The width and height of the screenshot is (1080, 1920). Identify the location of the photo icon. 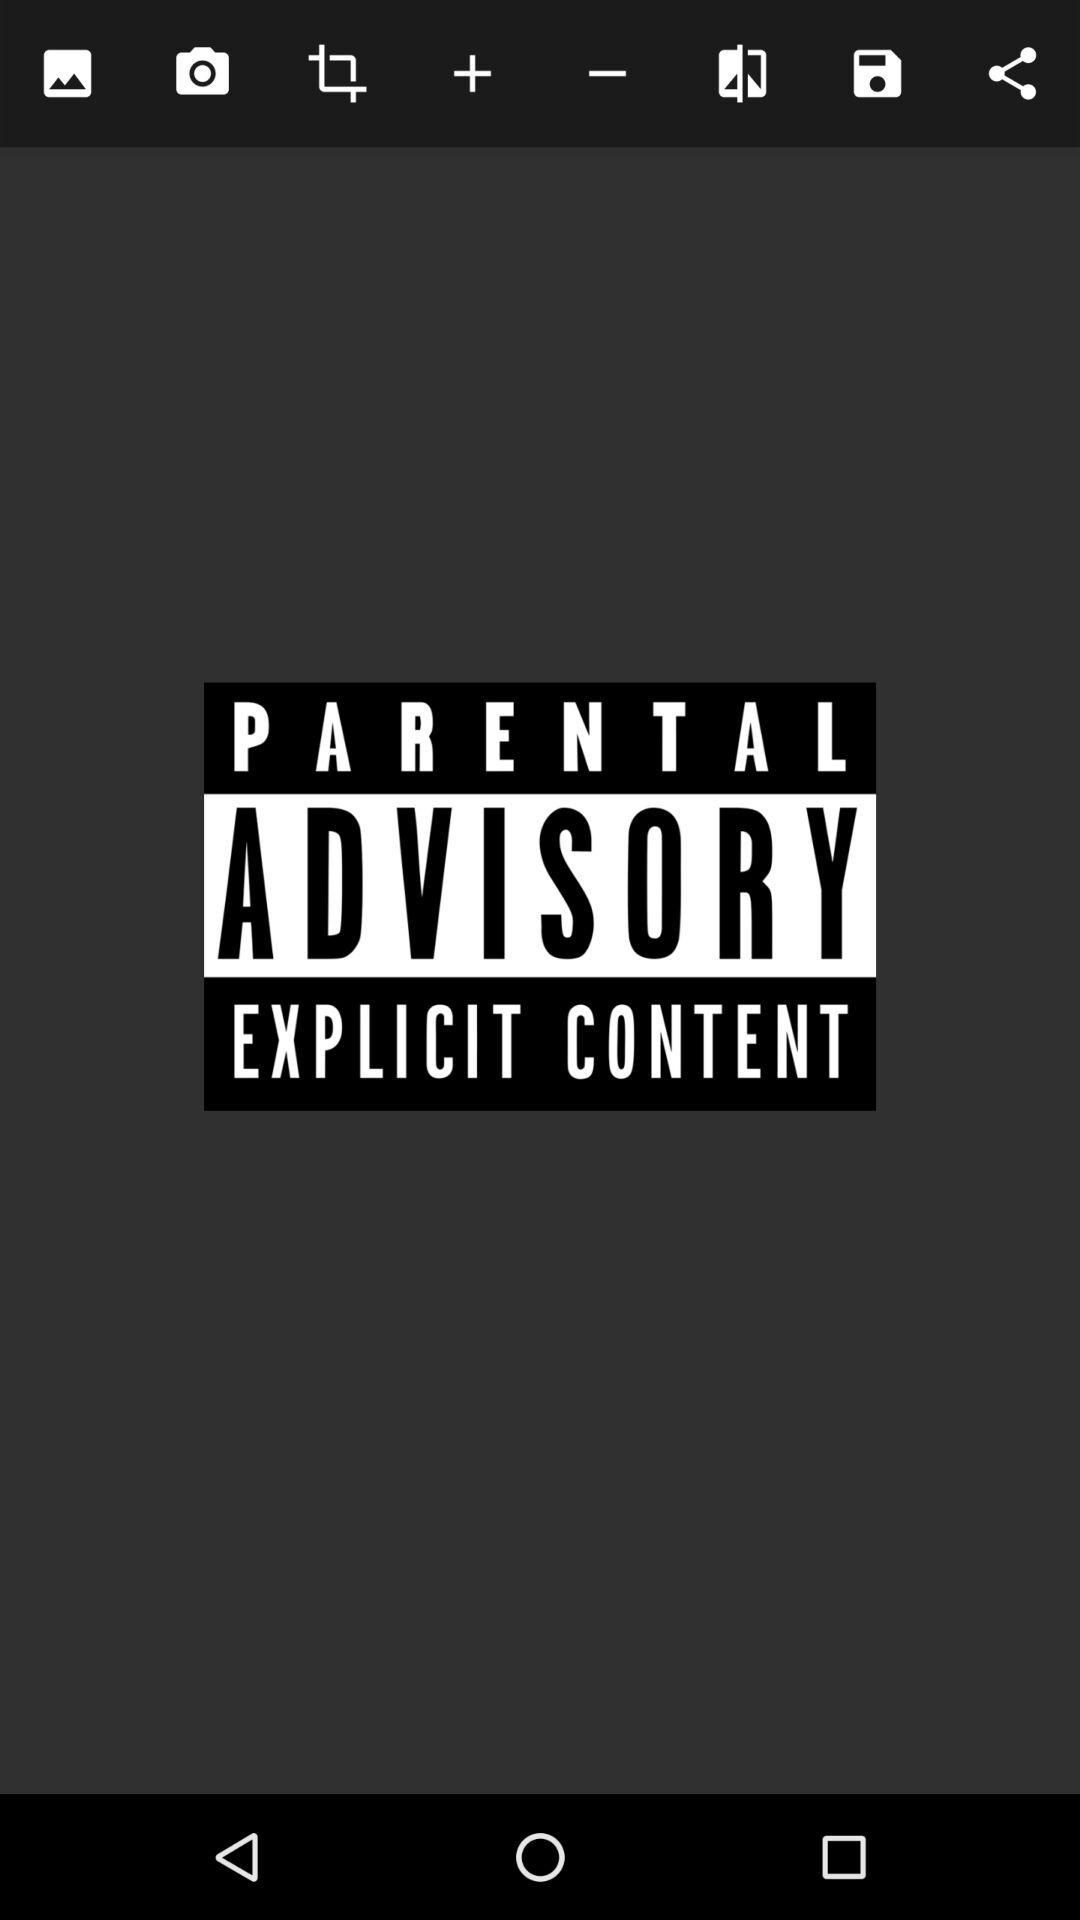
(202, 73).